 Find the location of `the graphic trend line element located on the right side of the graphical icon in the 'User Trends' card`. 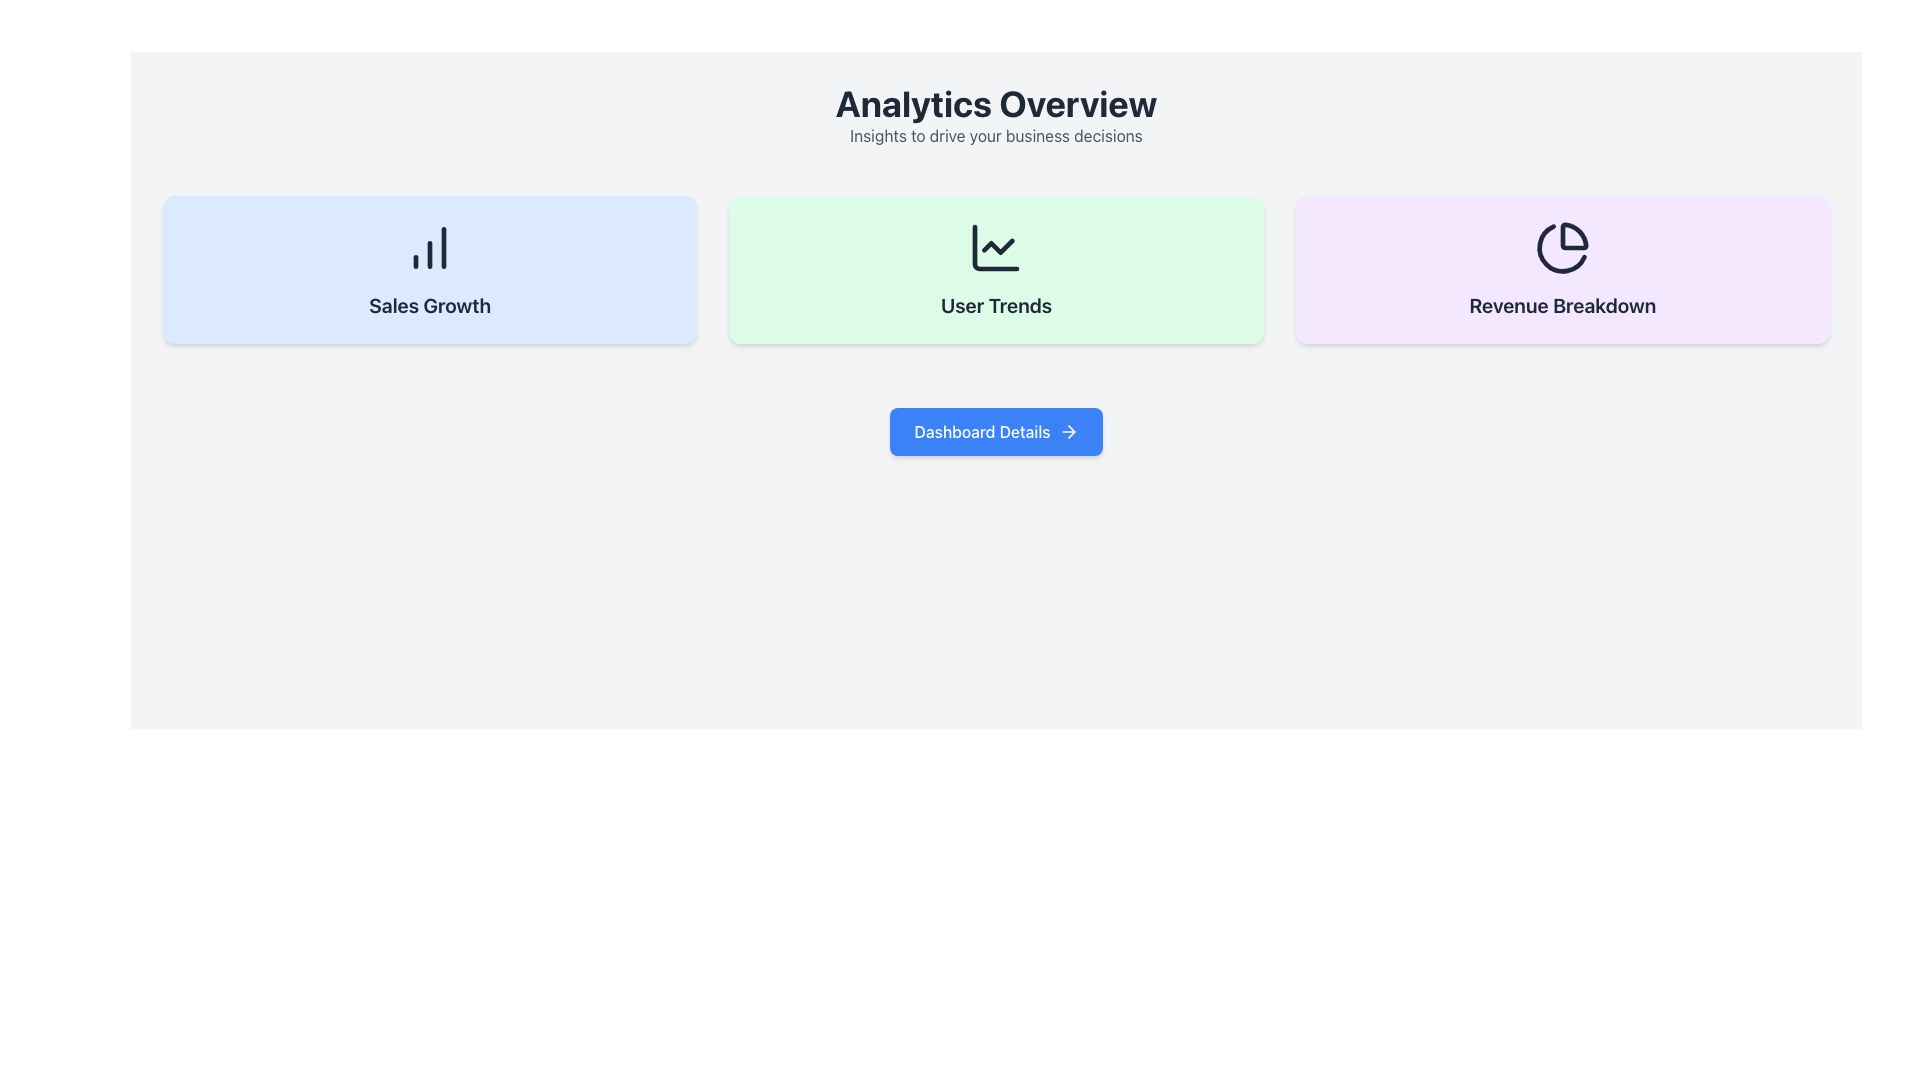

the graphic trend line element located on the right side of the graphical icon in the 'User Trends' card is located at coordinates (998, 245).